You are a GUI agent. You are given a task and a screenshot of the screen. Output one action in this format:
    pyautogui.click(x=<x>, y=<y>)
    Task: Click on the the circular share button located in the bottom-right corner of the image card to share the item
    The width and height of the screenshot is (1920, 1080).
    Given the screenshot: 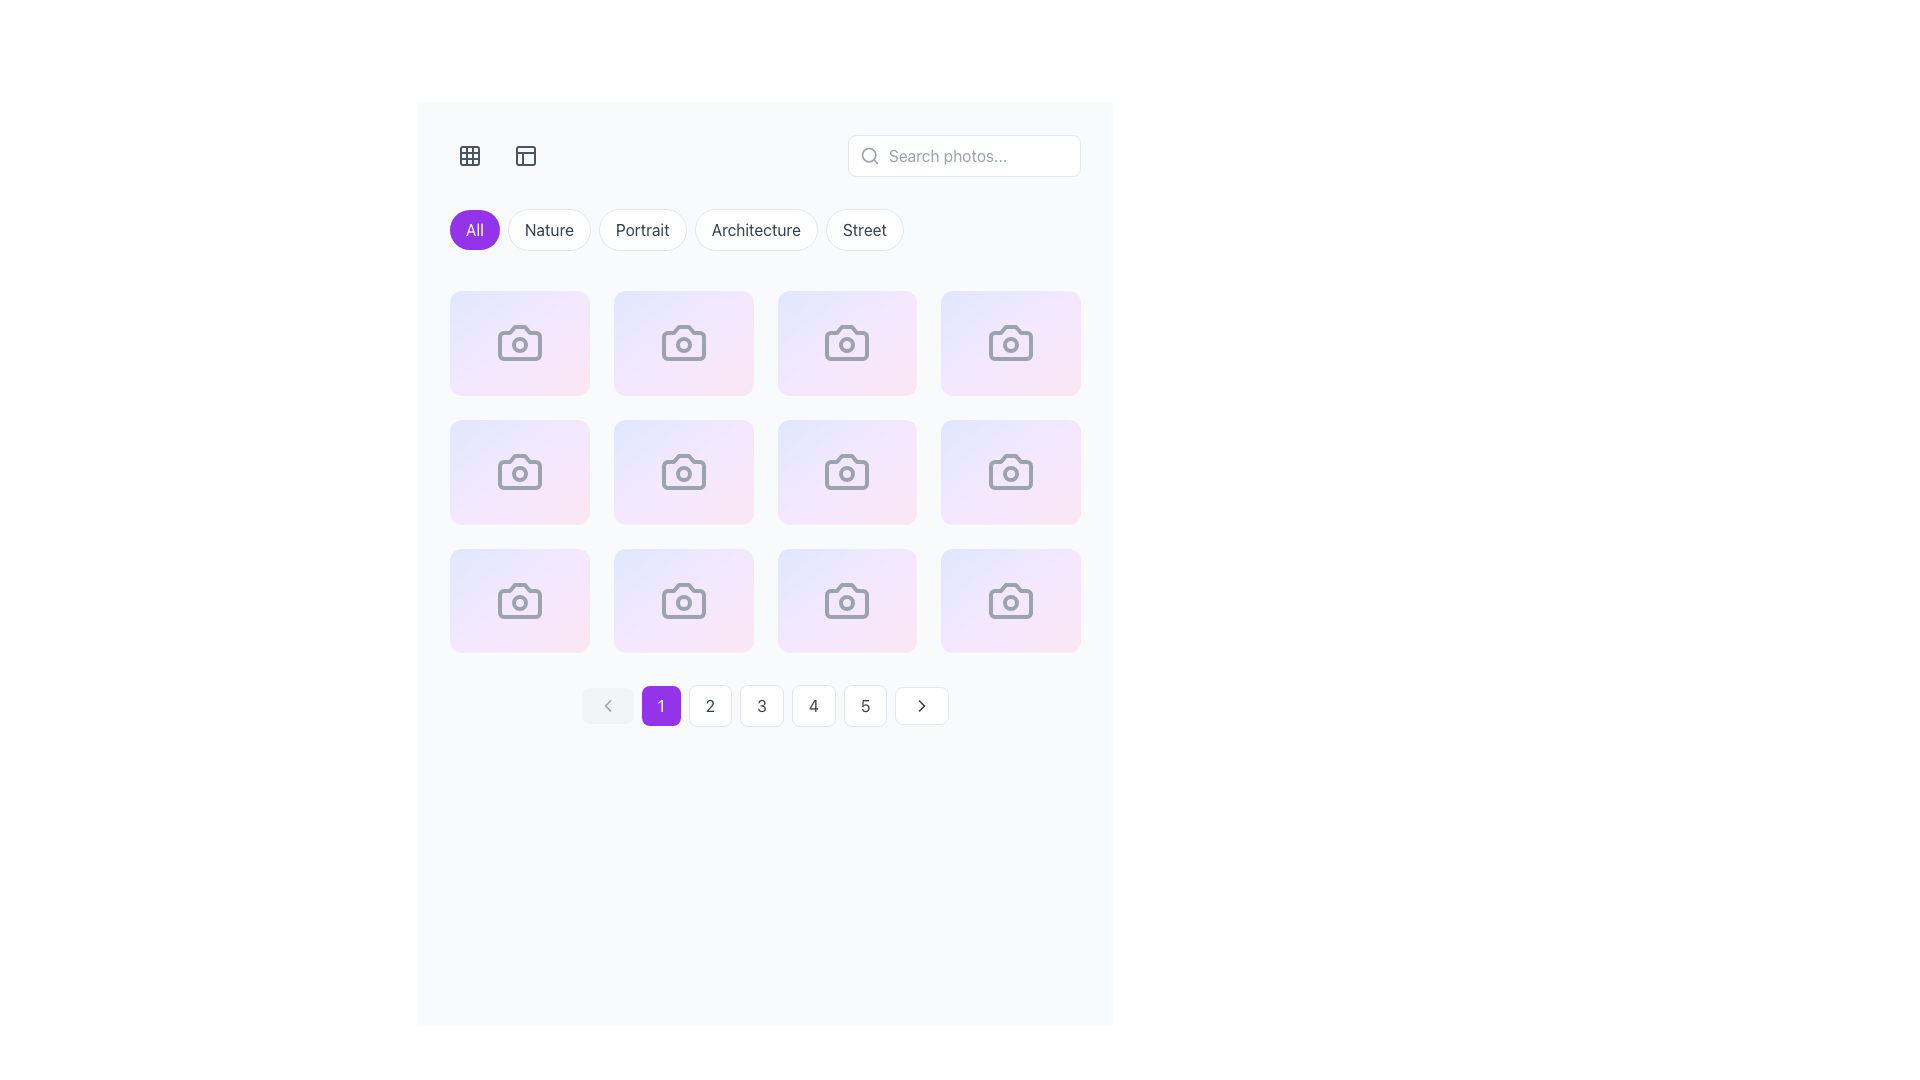 What is the action you would take?
    pyautogui.click(x=1020, y=619)
    